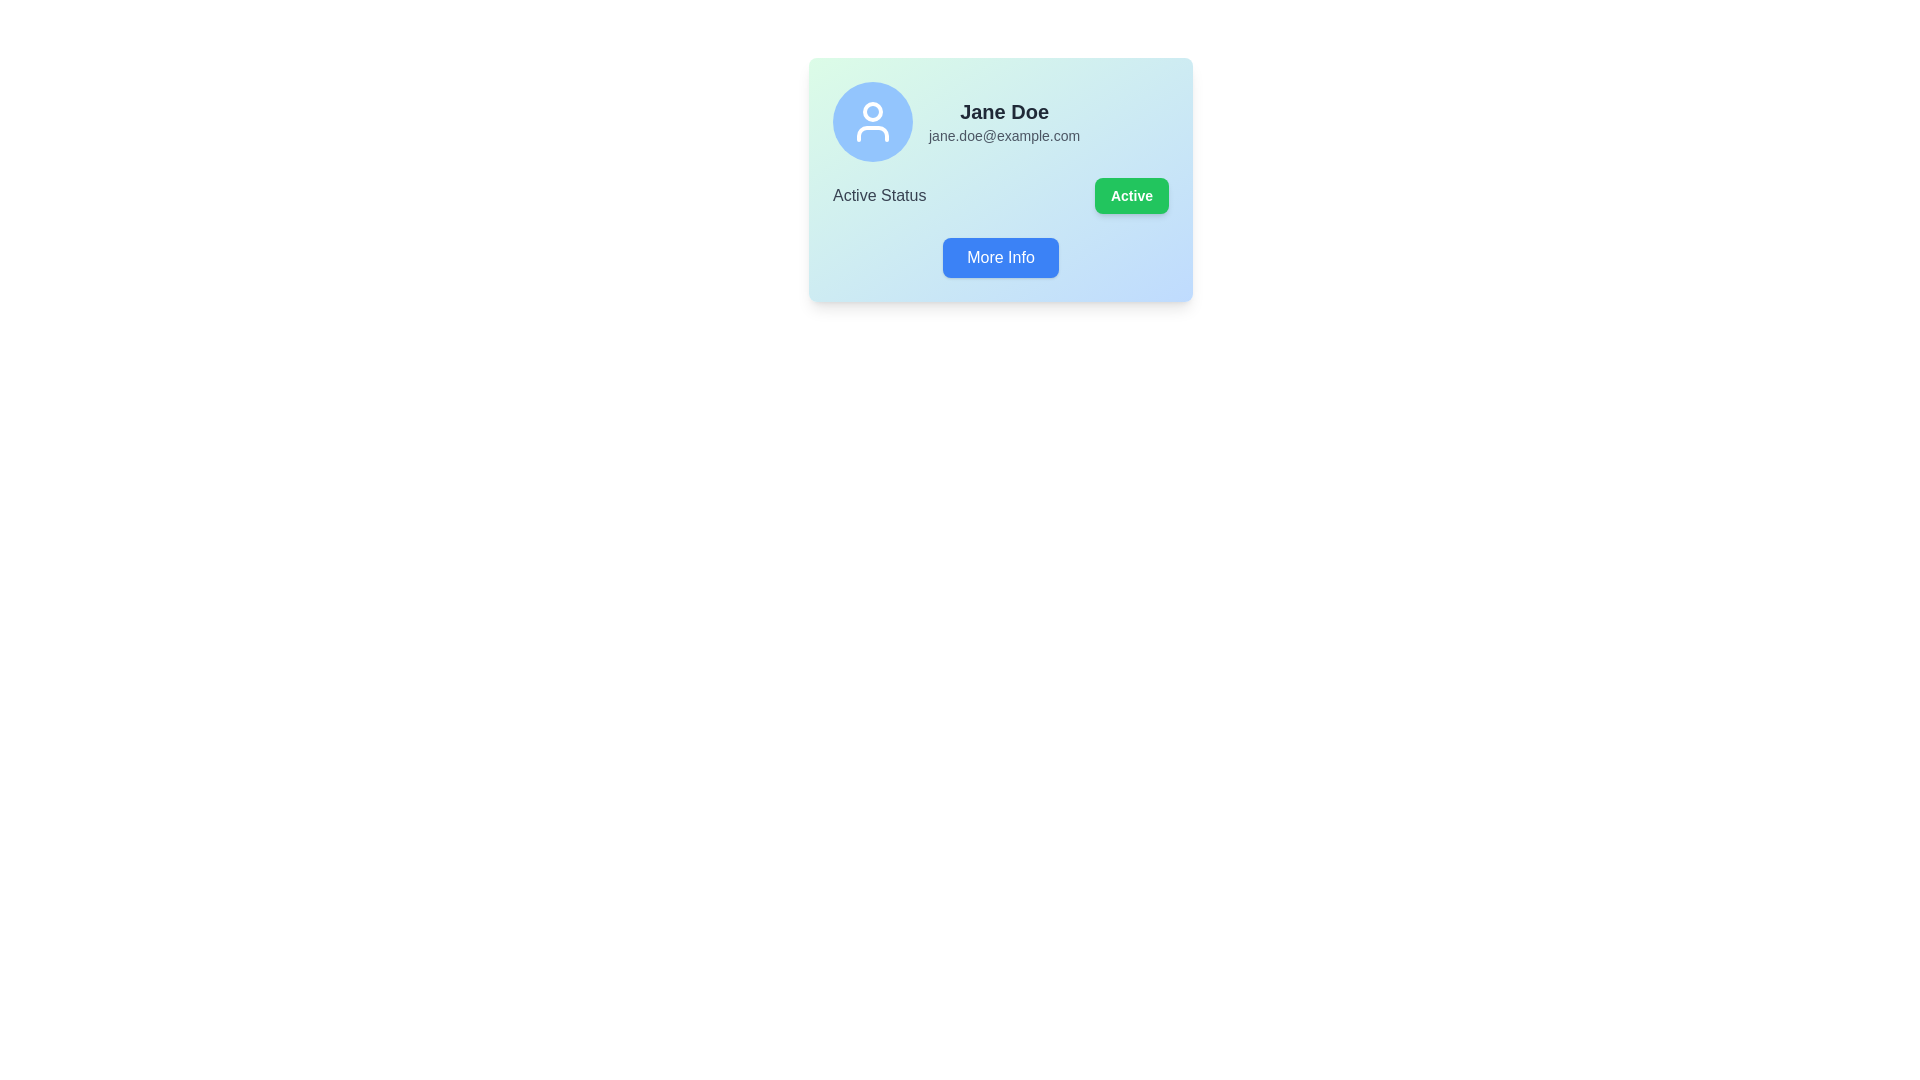 The image size is (1920, 1080). I want to click on the user icon, which is visually represented by a profile image in a circular blue background on the left side of the user profile section, so click(873, 122).